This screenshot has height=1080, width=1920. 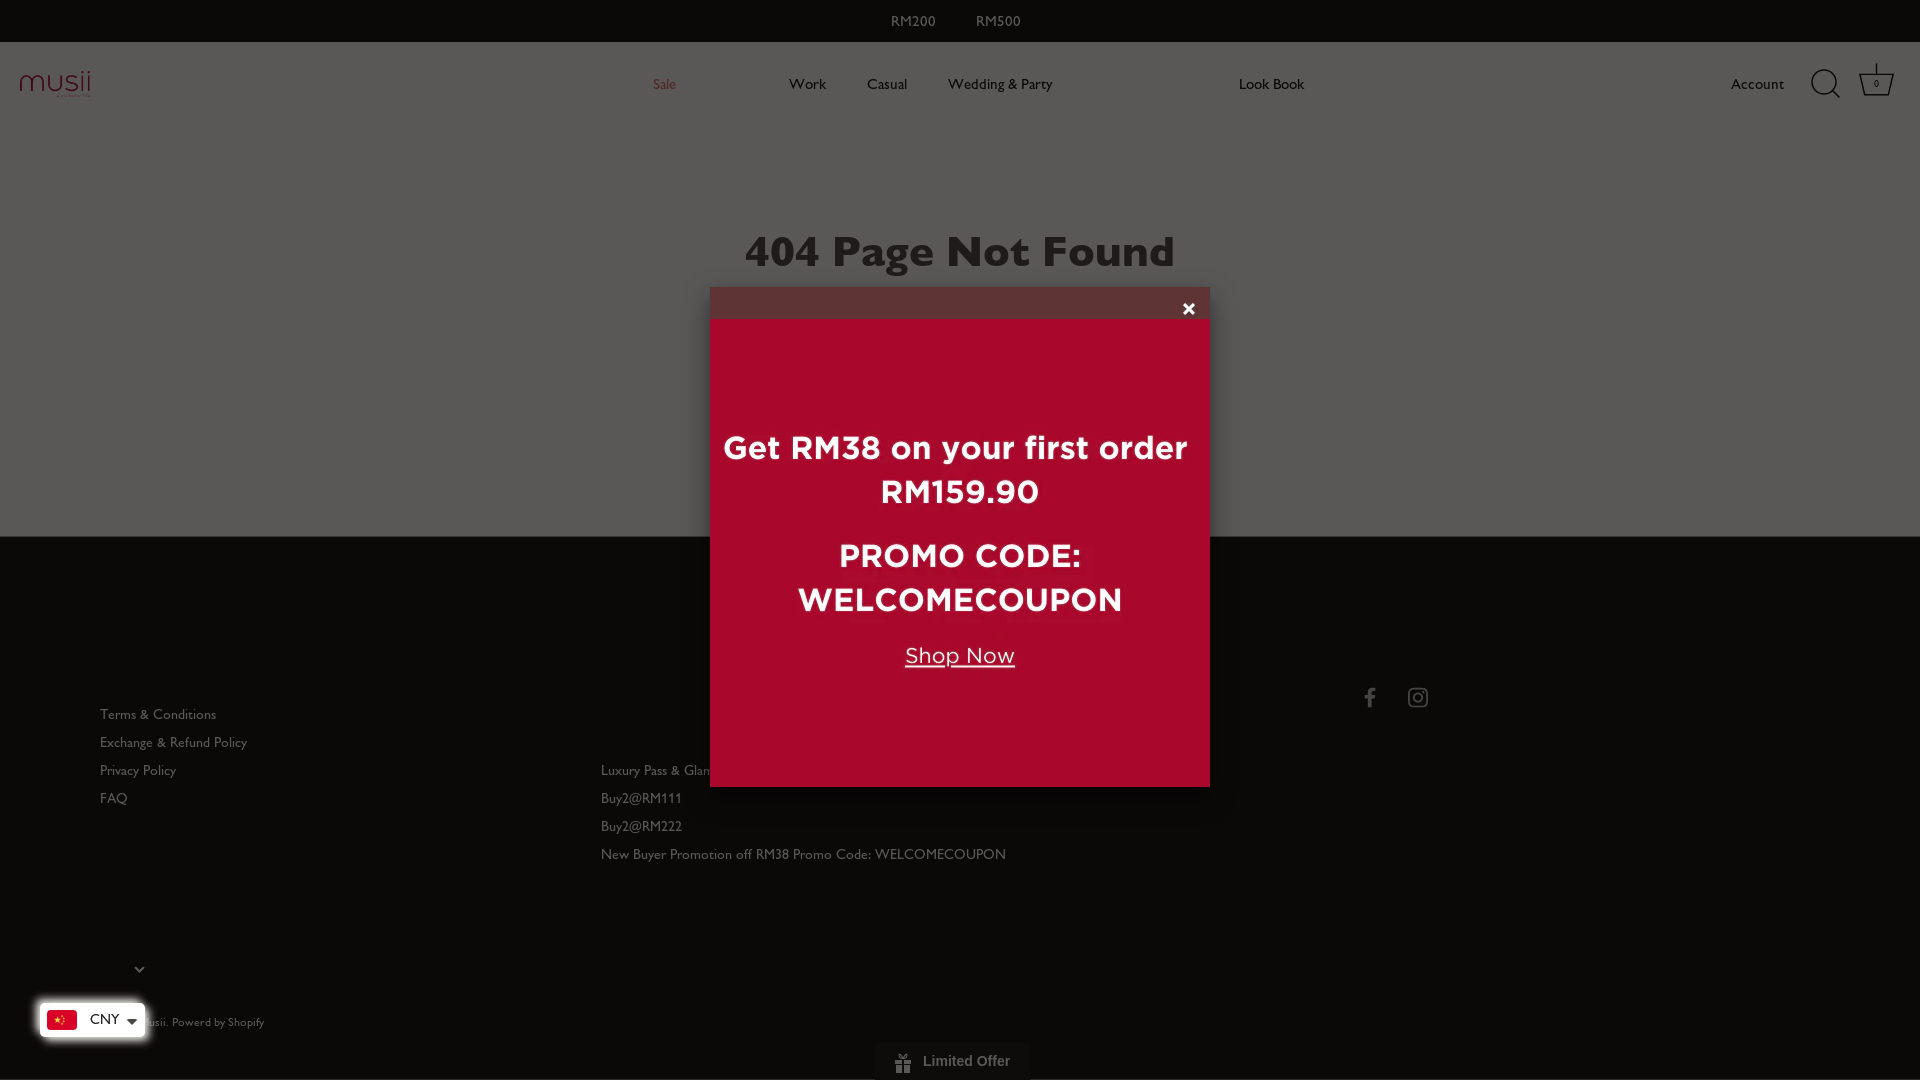 I want to click on 'Luxury Pass & Glamour Pass', so click(x=681, y=769).